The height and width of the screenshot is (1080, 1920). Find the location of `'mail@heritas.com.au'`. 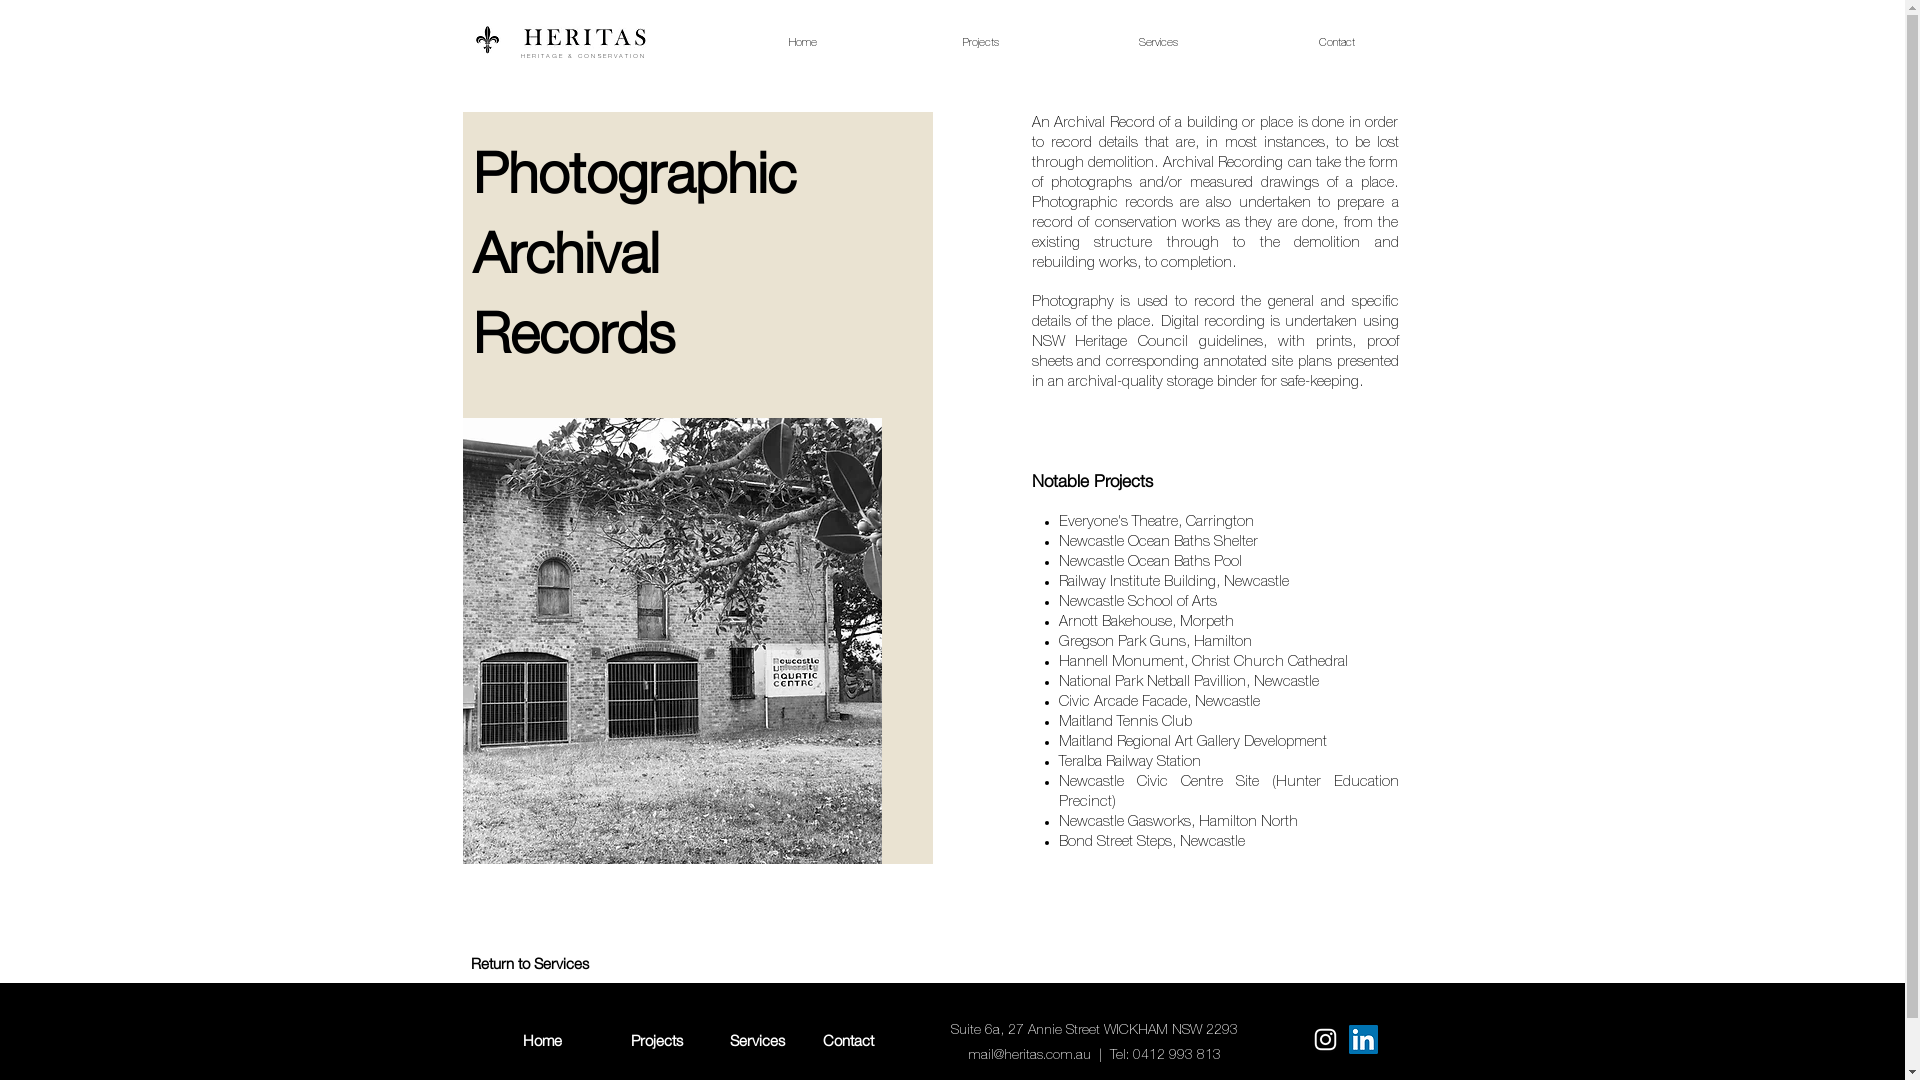

'mail@heritas.com.au' is located at coordinates (968, 1054).